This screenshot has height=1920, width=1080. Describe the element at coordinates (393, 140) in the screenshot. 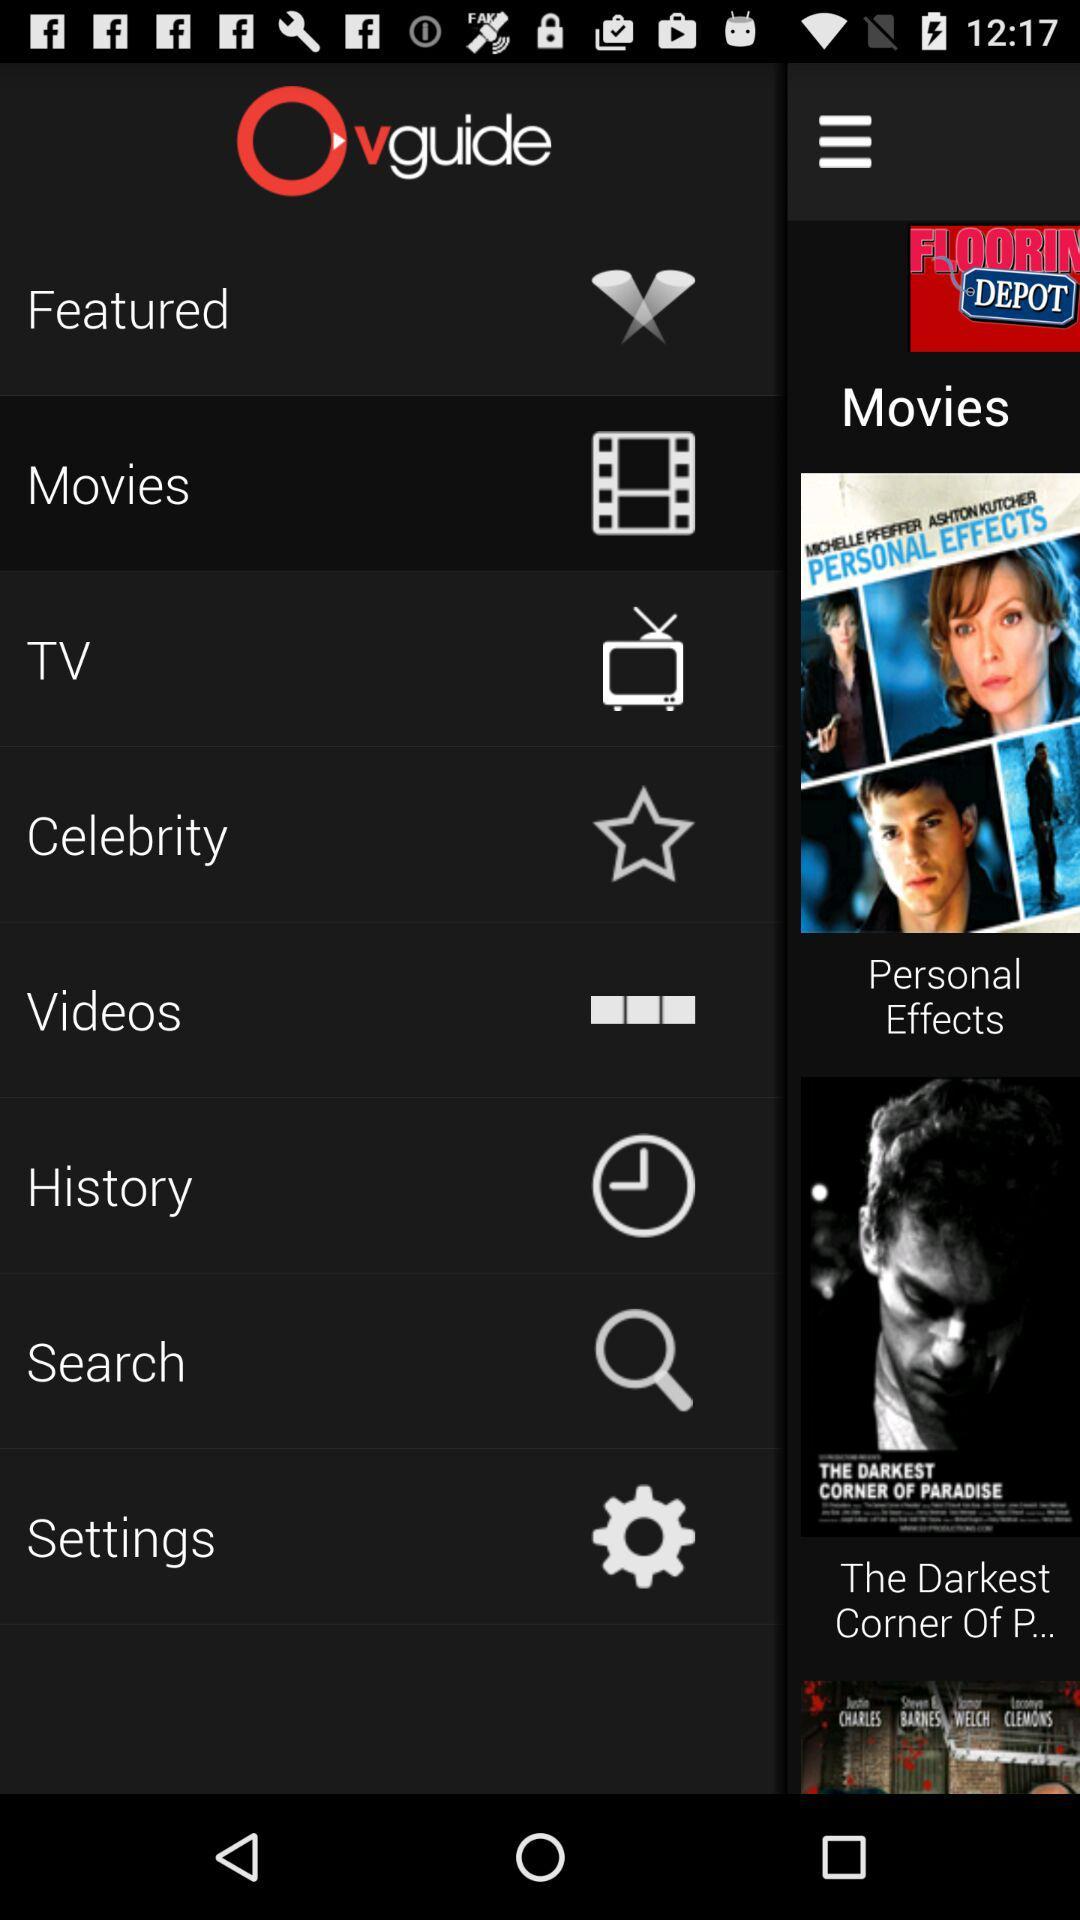

I see `frontpage` at that location.